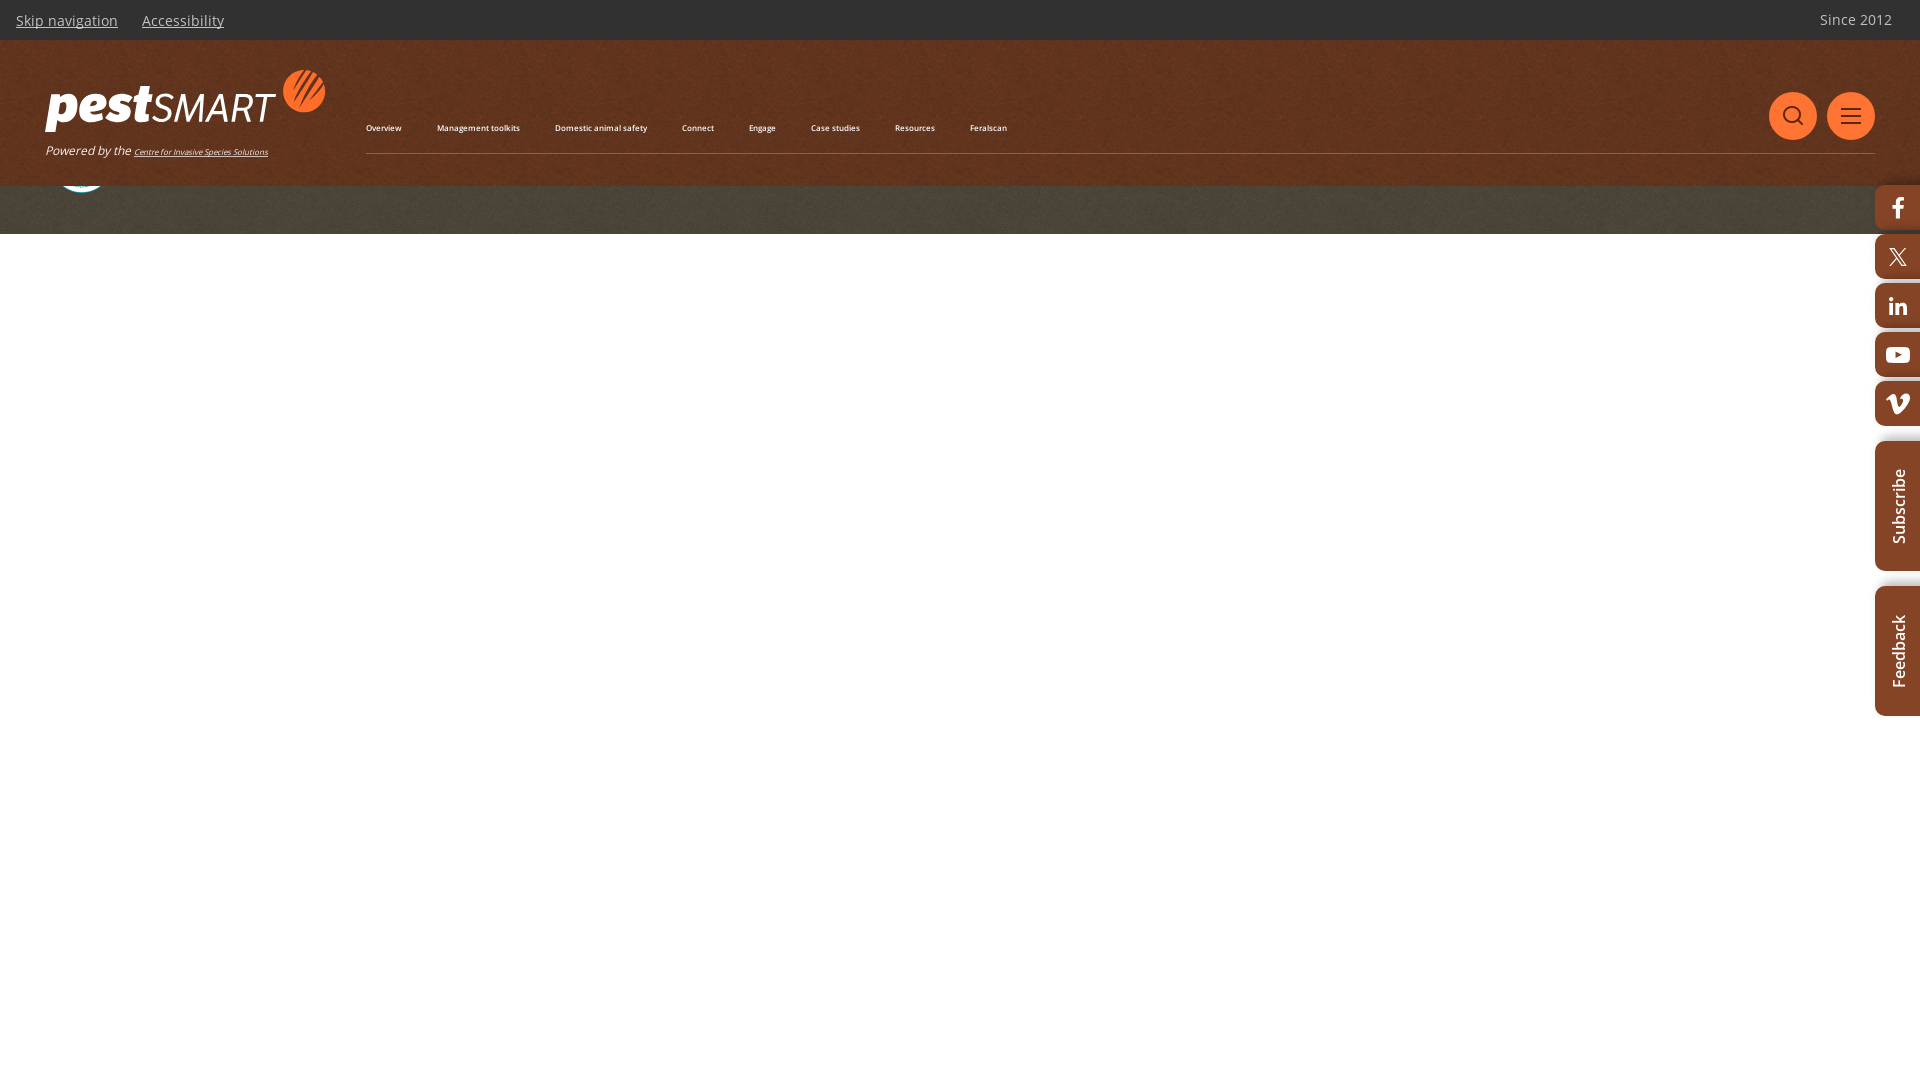 The image size is (1920, 1080). What do you see at coordinates (201, 150) in the screenshot?
I see `'Centre for Invasive Species Solutions'` at bounding box center [201, 150].